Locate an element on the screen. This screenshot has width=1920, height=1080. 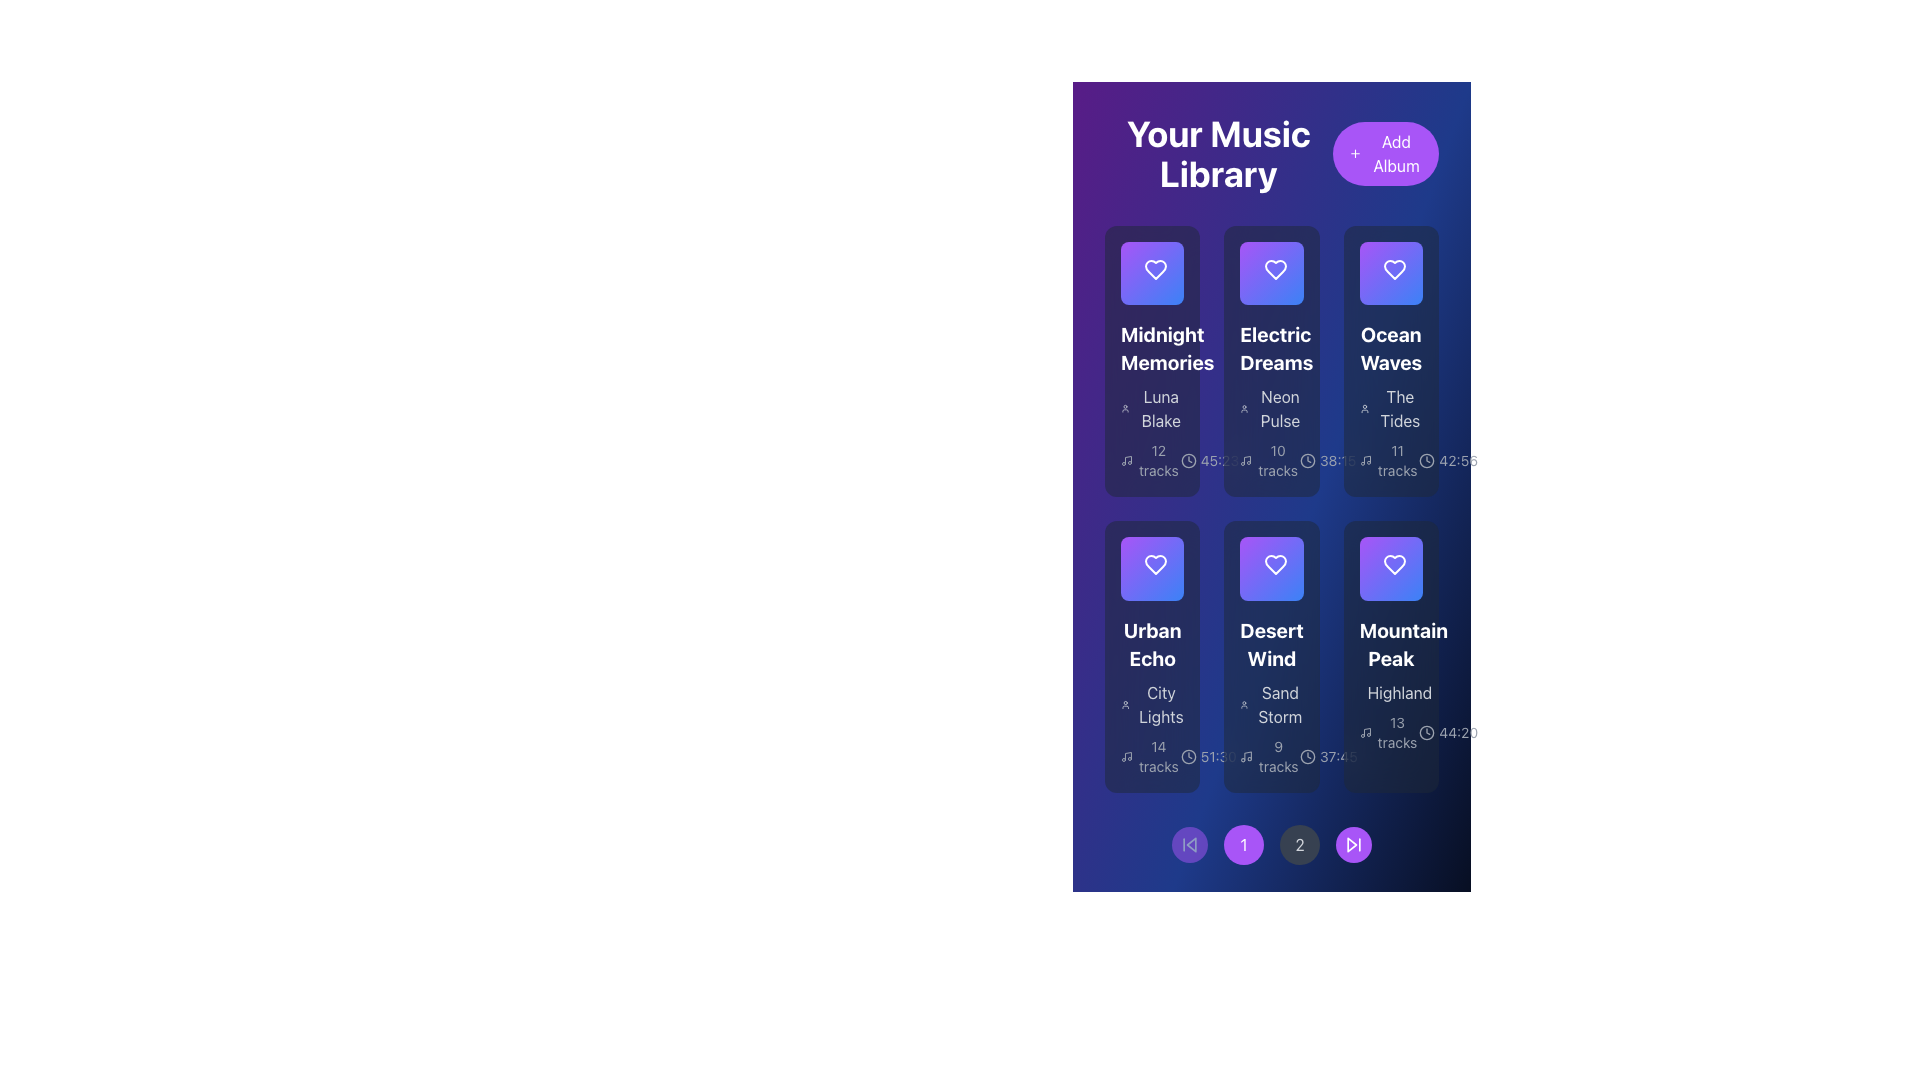
text content of the text label displaying 'City Lights' in white color on a dark blue background, positioned under the title 'Urban Echo' in the grid is located at coordinates (1161, 703).